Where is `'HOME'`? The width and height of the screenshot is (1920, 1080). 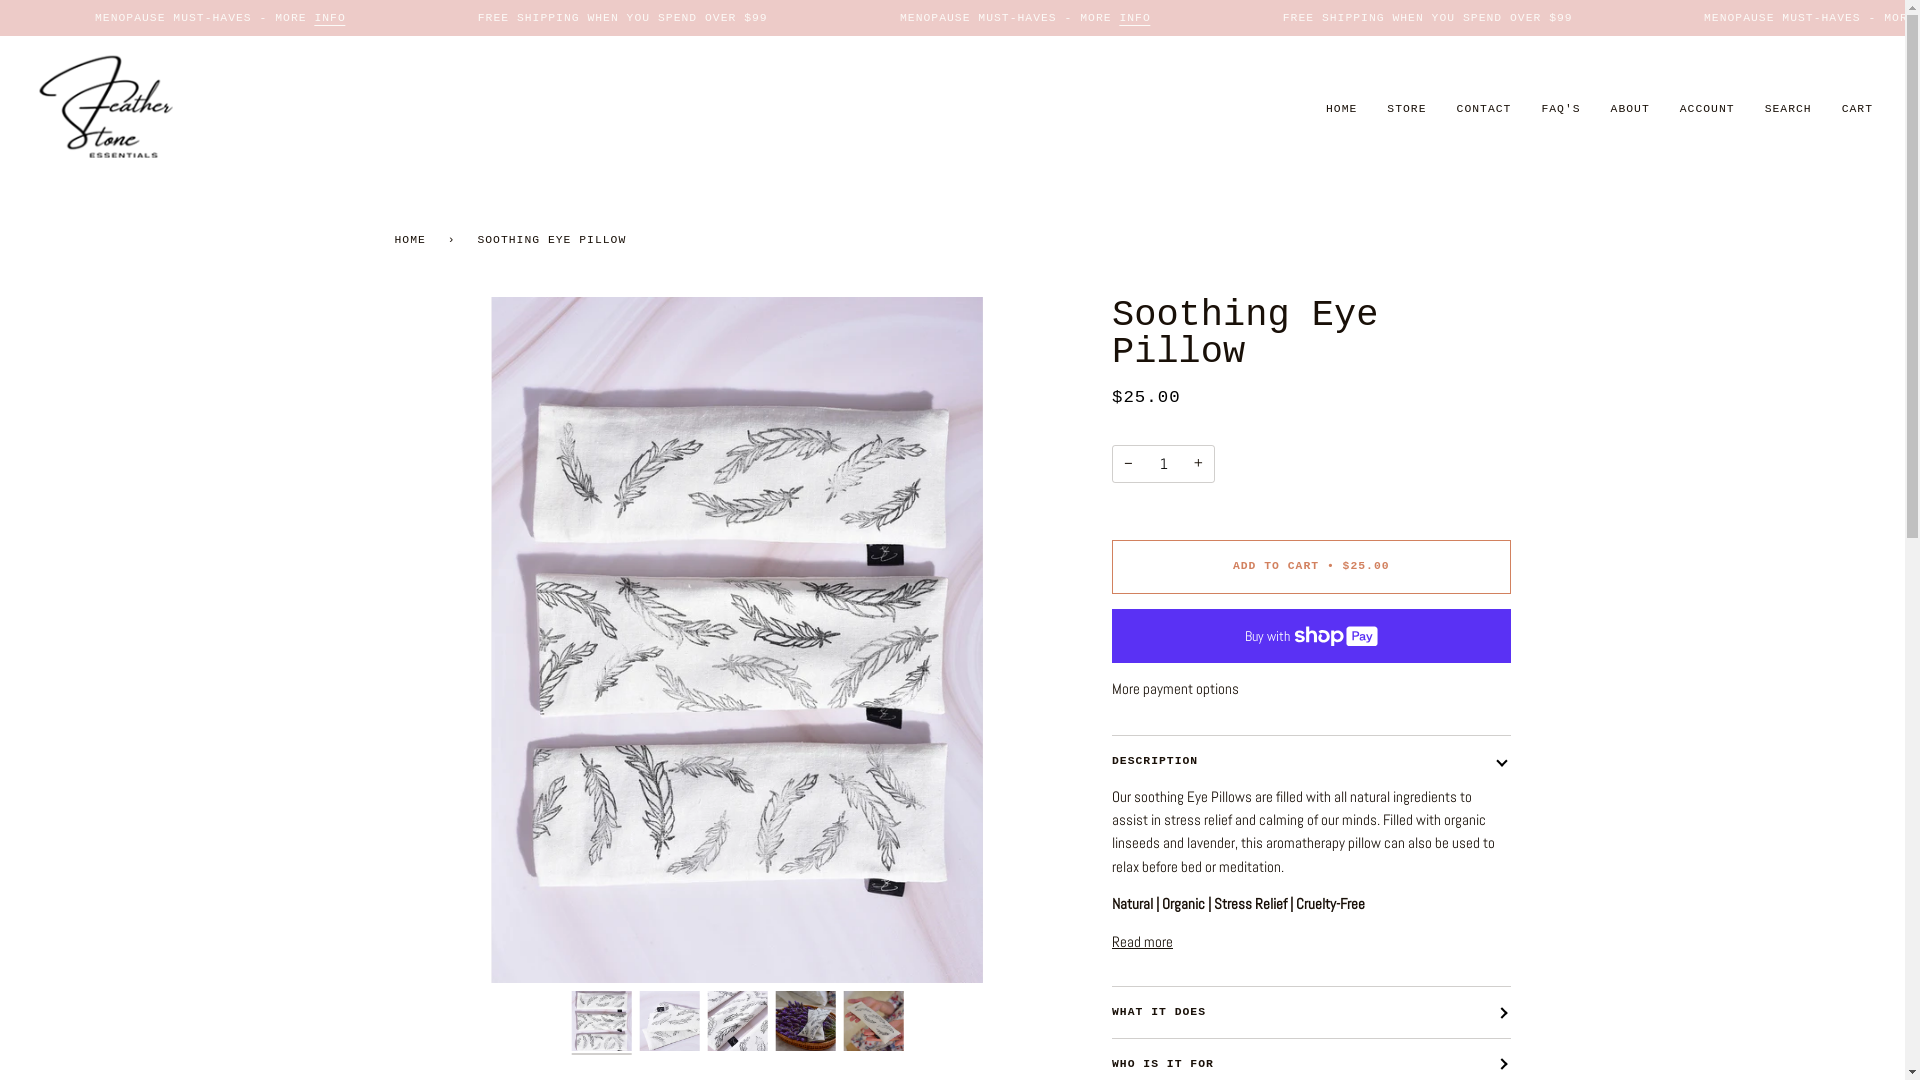
'HOME' is located at coordinates (411, 238).